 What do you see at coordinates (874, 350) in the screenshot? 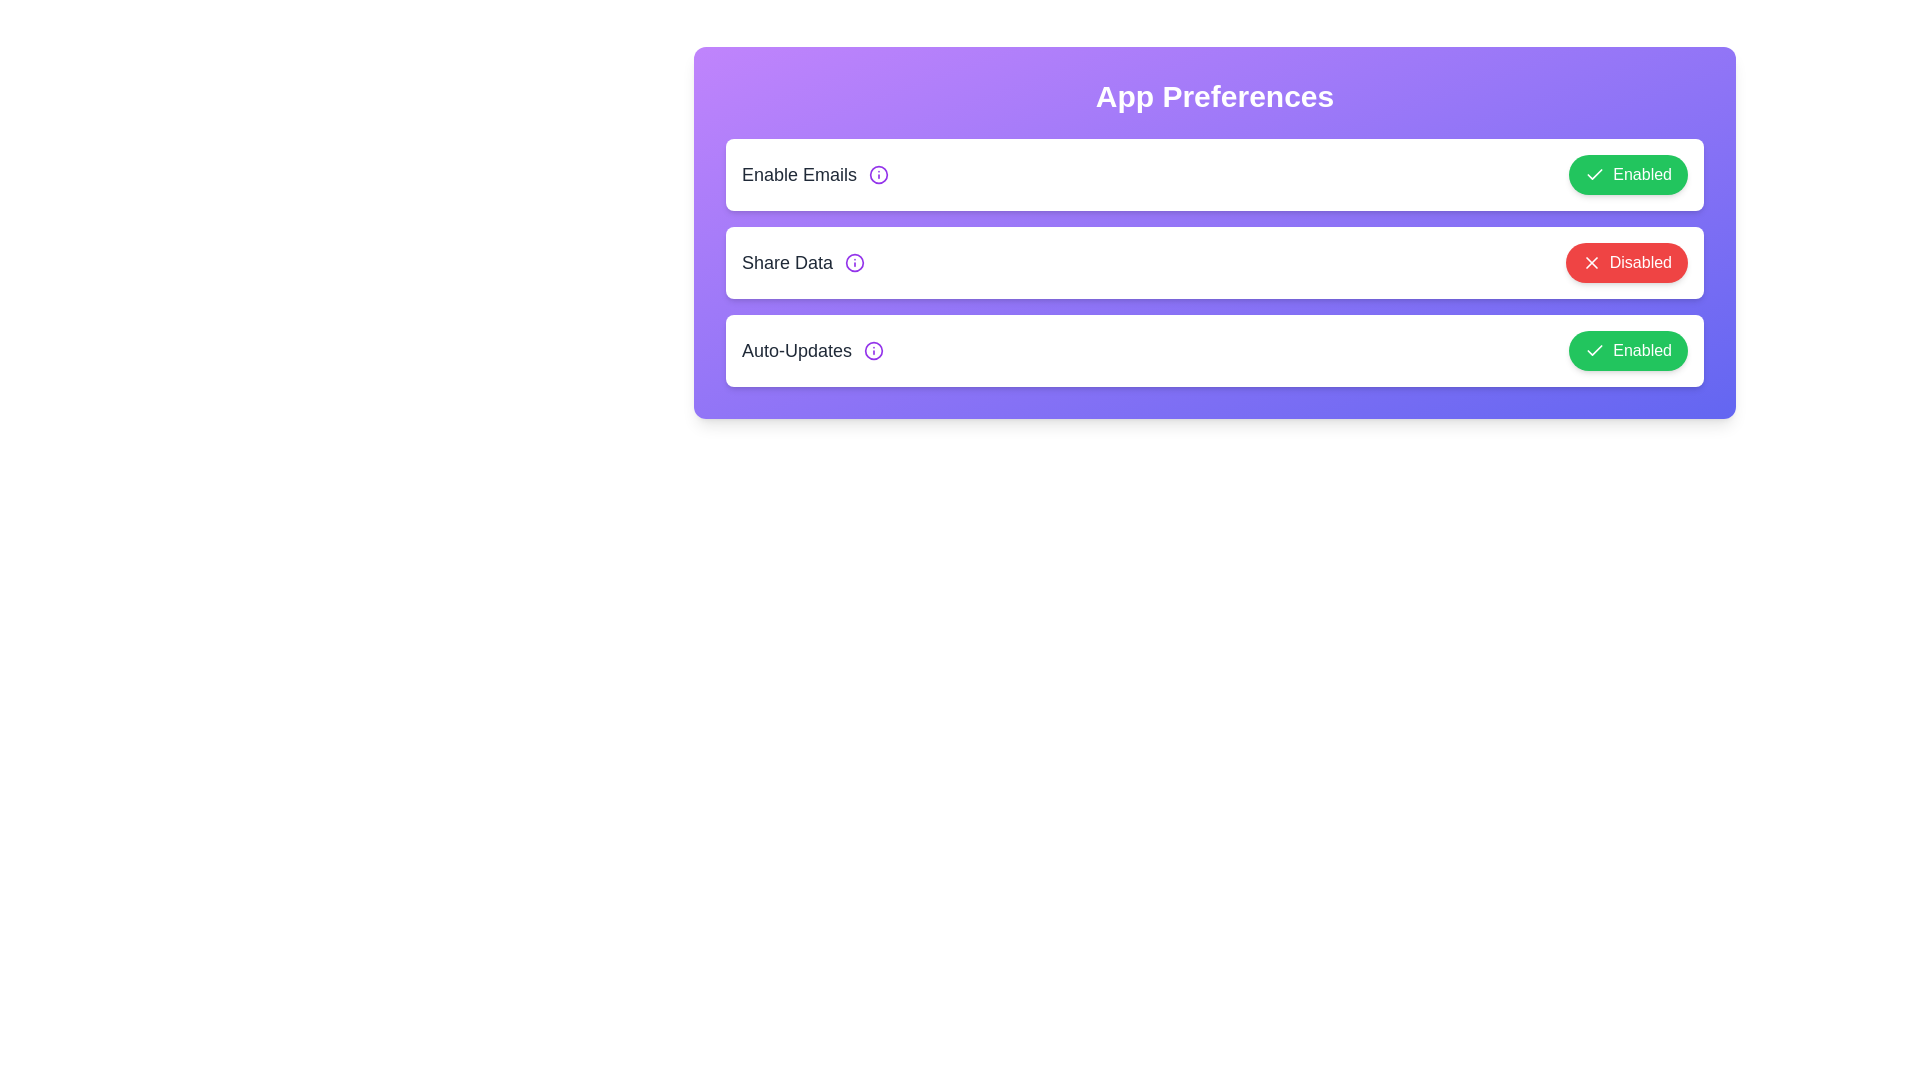
I see `the info icon for Auto-Updates` at bounding box center [874, 350].